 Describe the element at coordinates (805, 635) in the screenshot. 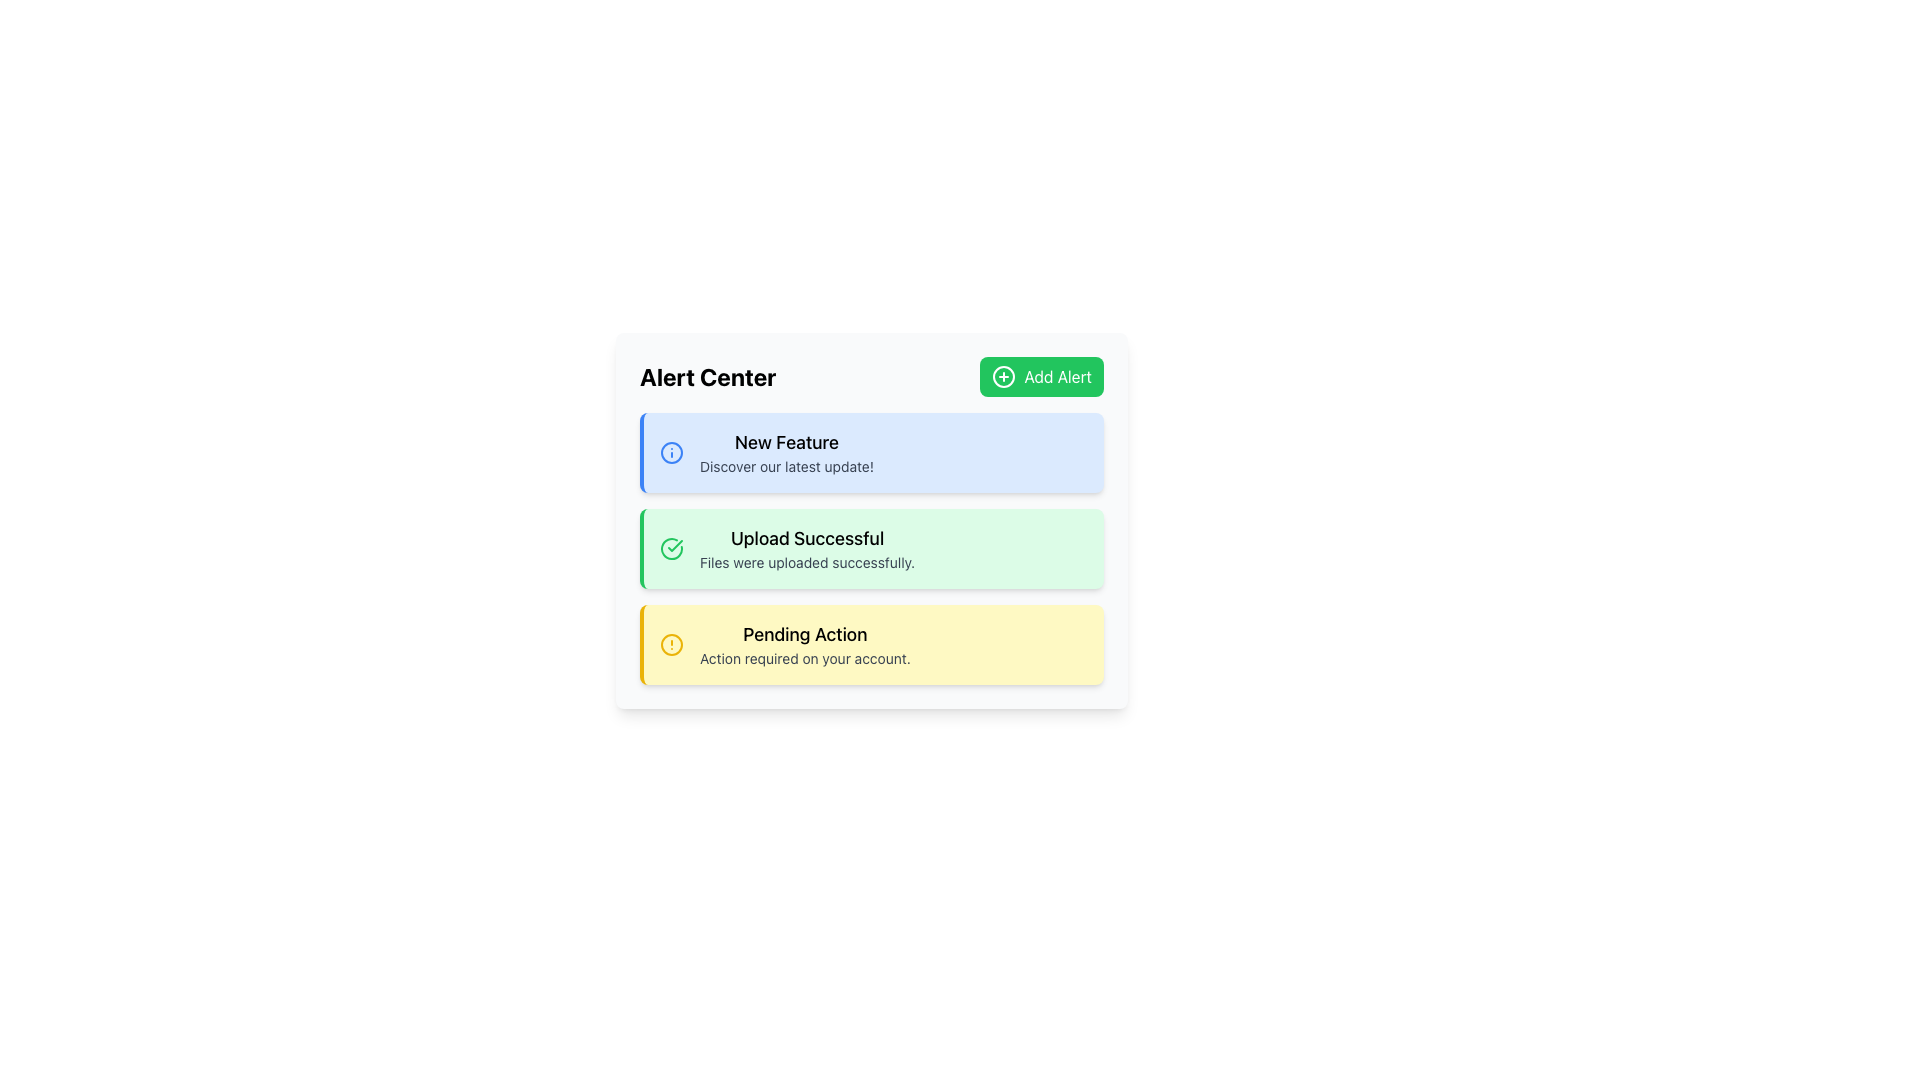

I see `the text element displaying 'Pending Action' located on the top portion of the yellow card, which is the last of three vertical cards in the interface` at that location.